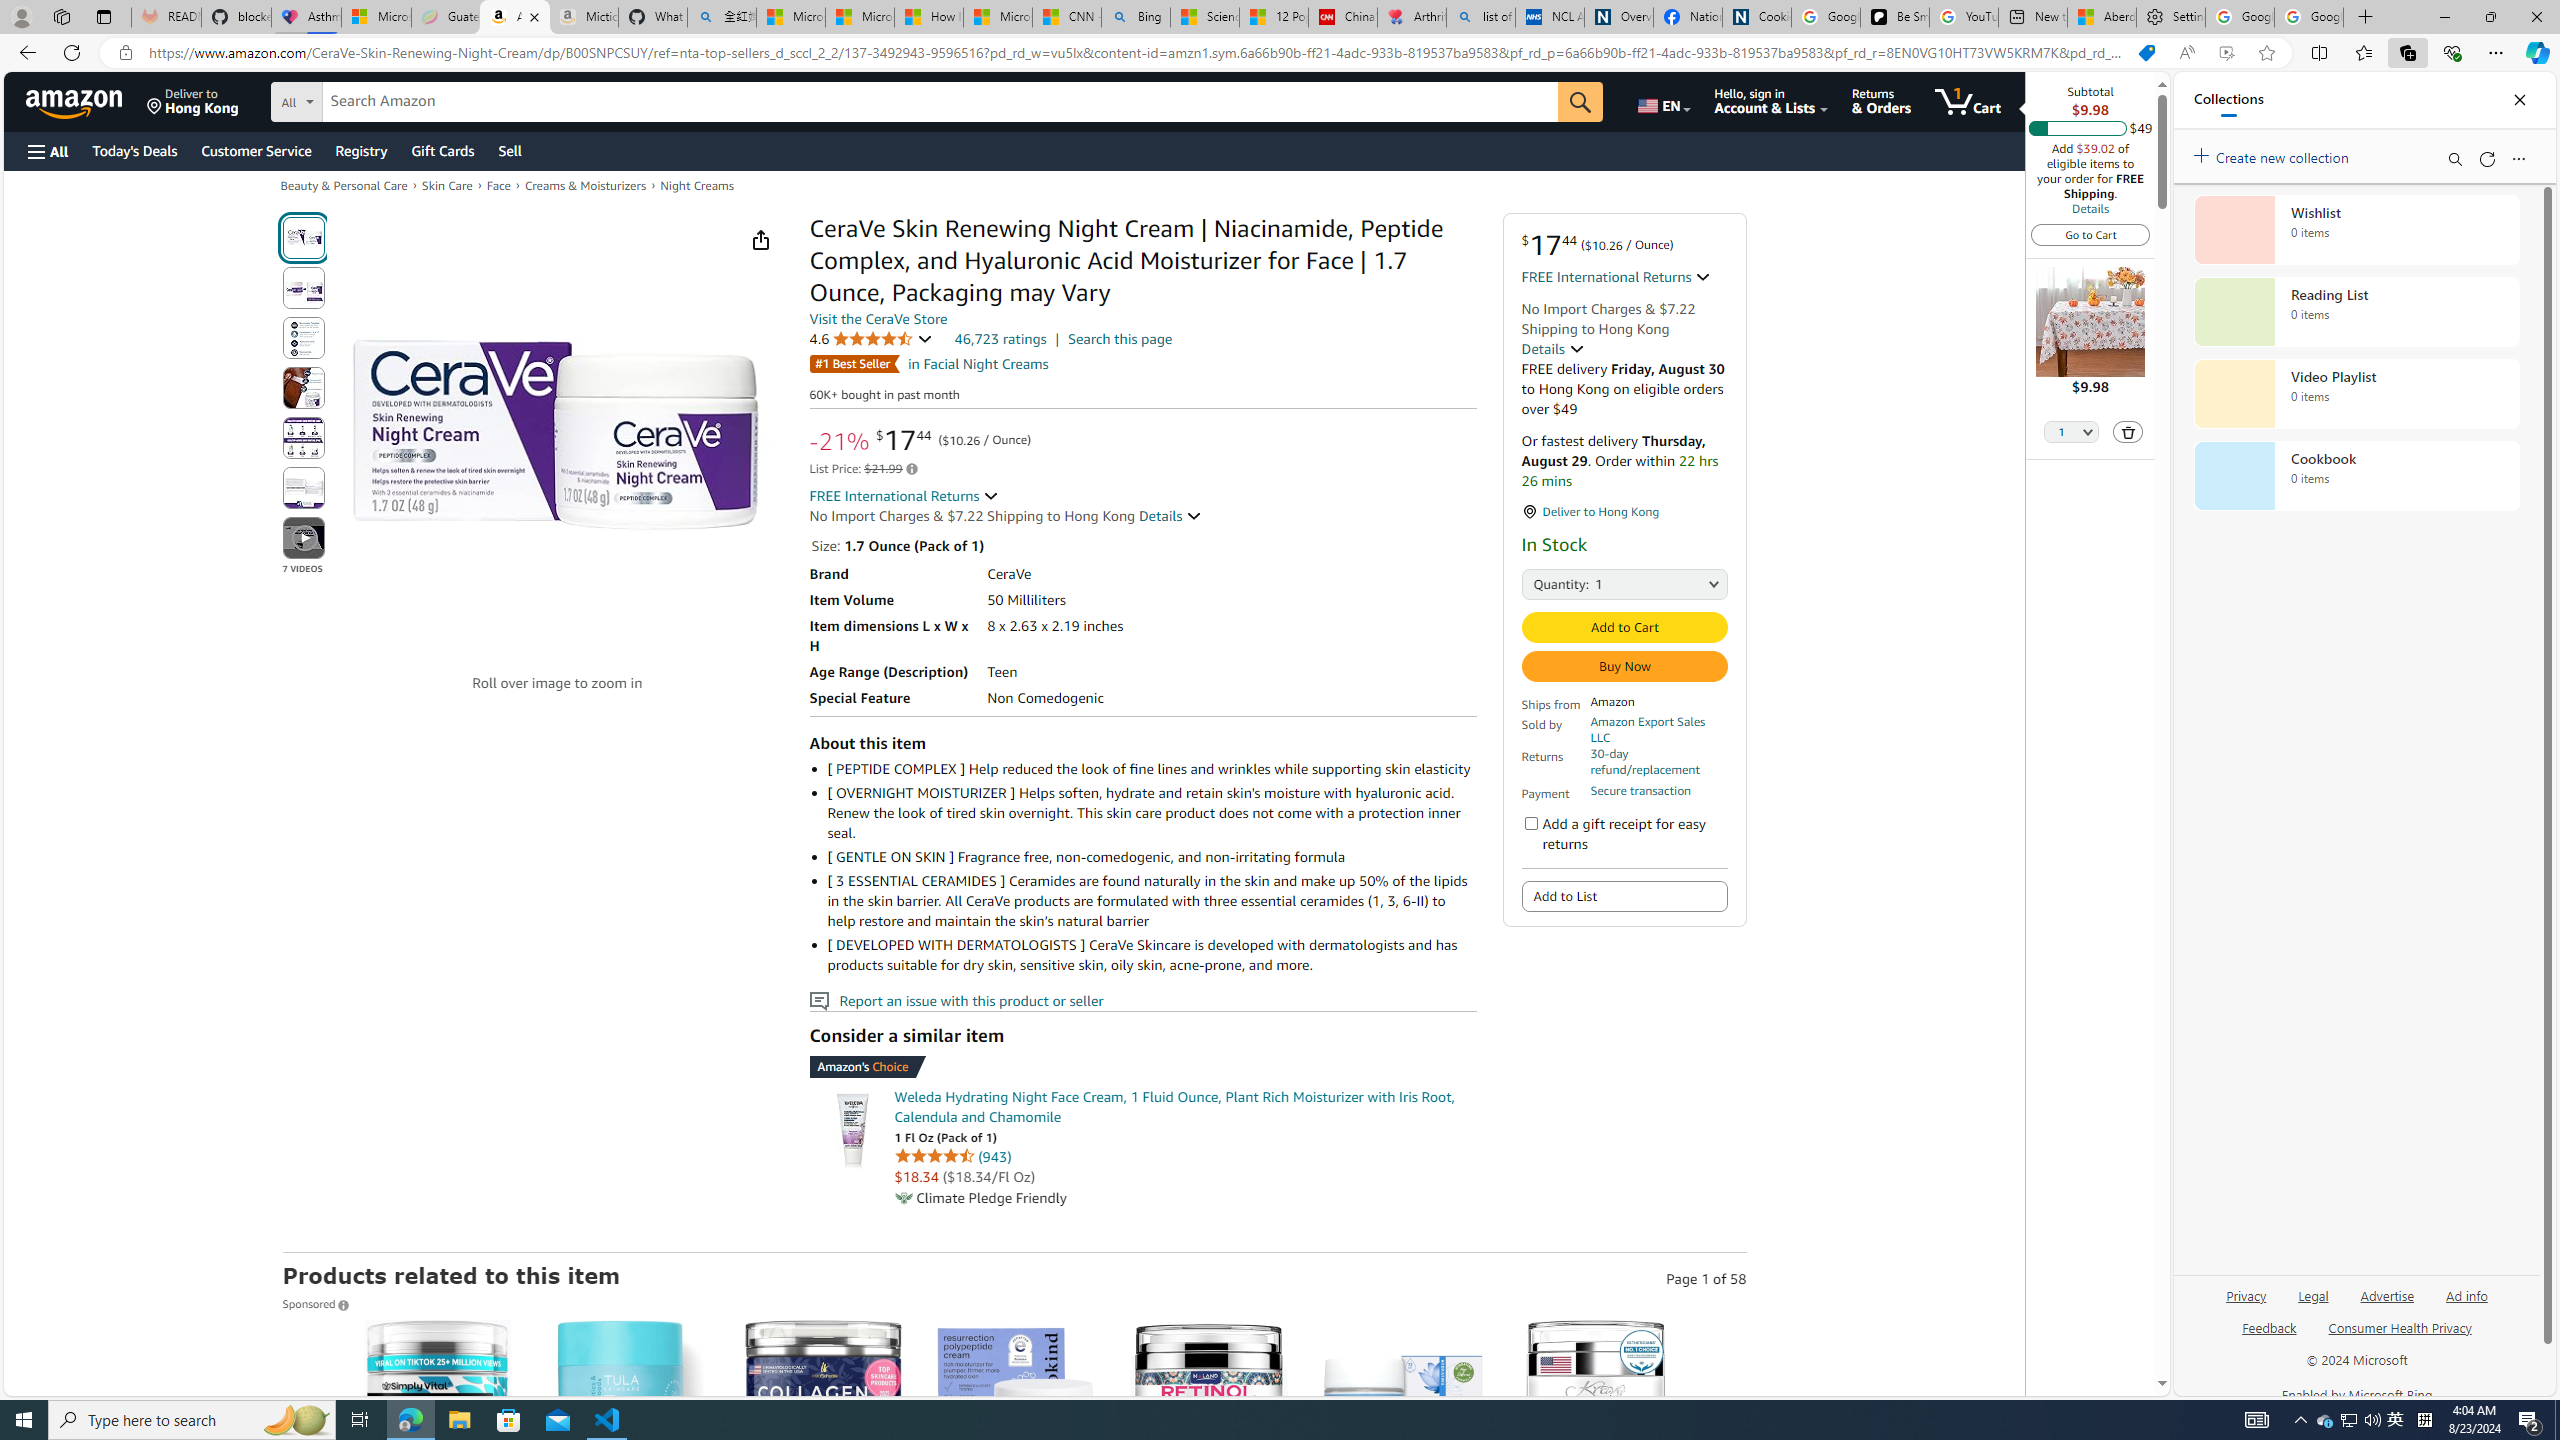  What do you see at coordinates (2356, 310) in the screenshot?
I see `'Reading List collection, 0 items'` at bounding box center [2356, 310].